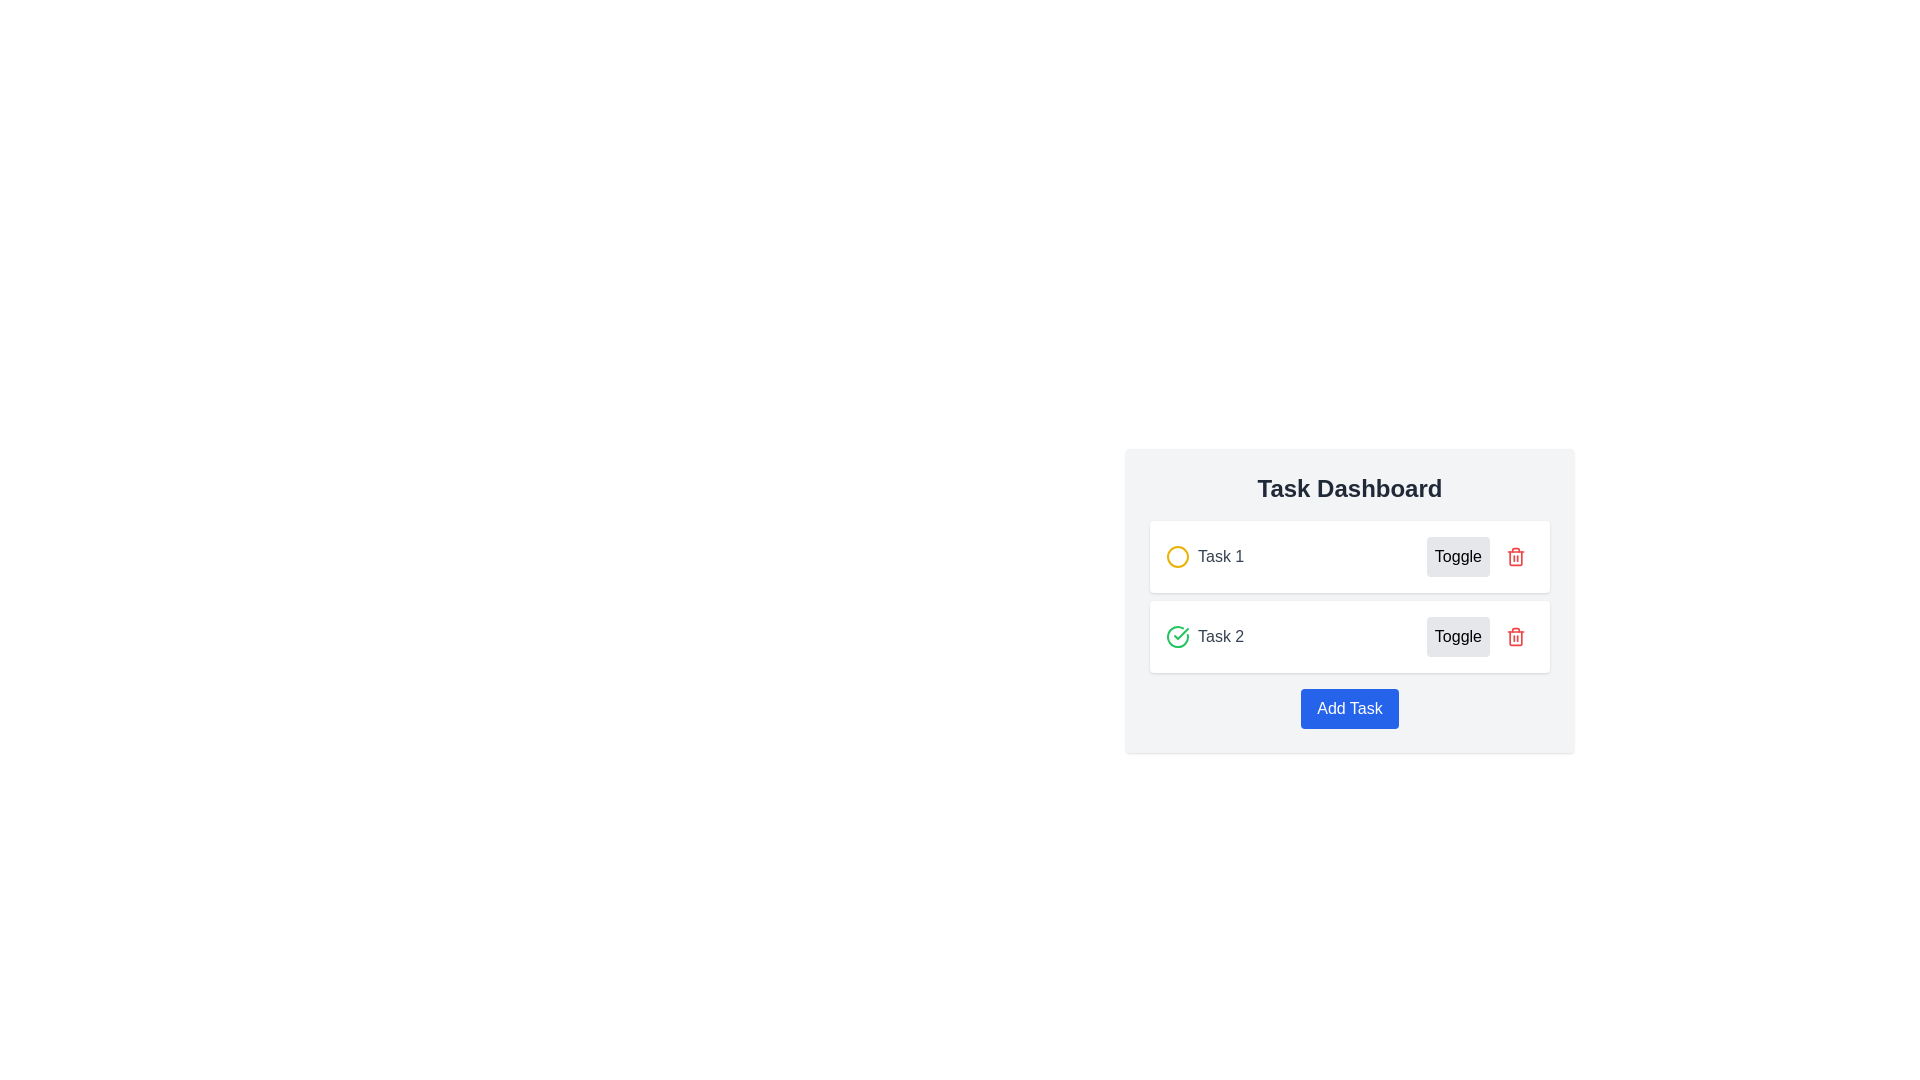  Describe the element at coordinates (1204, 556) in the screenshot. I see `text content of the grayish 'Task 1' label located in the first task row of the task list under 'Task Dashboard', adjacent to a yellow circular icon` at that location.